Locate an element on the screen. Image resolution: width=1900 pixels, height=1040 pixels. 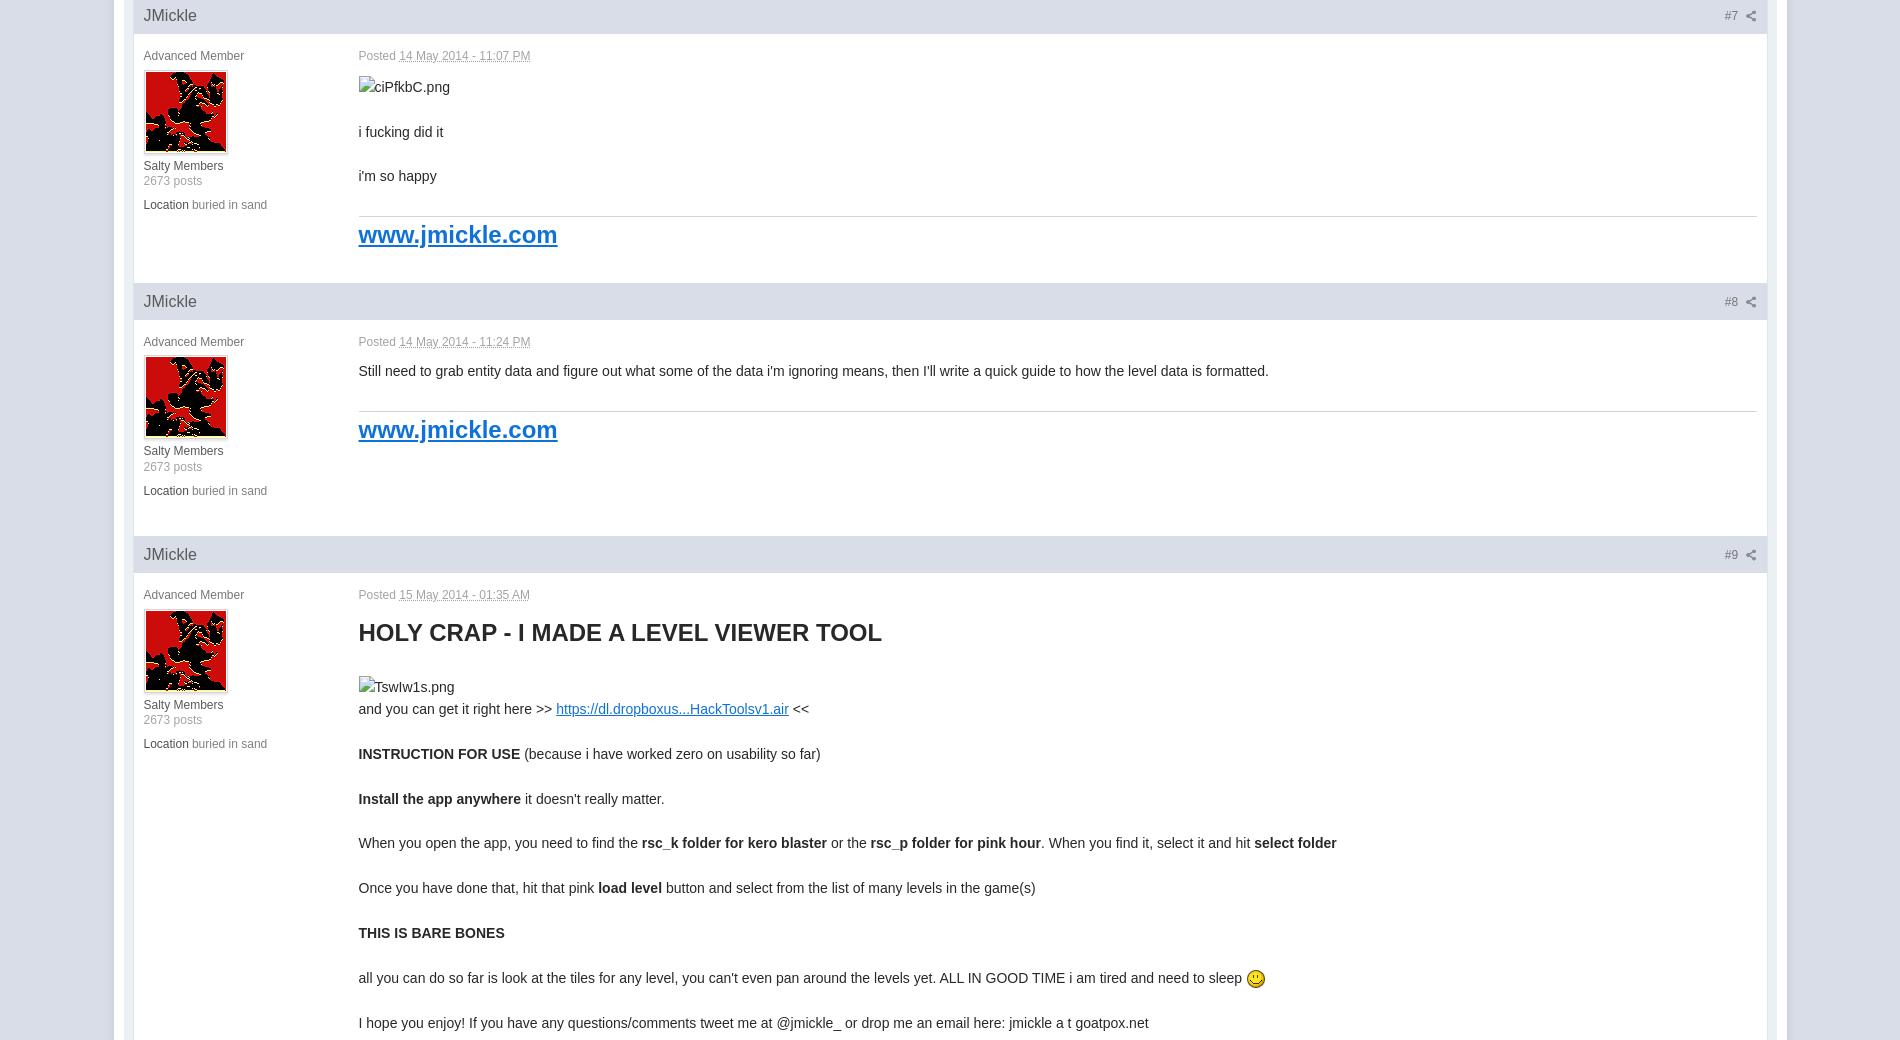
'https://dl.dropboxus...HackToolsv1.air' is located at coordinates (672, 708).